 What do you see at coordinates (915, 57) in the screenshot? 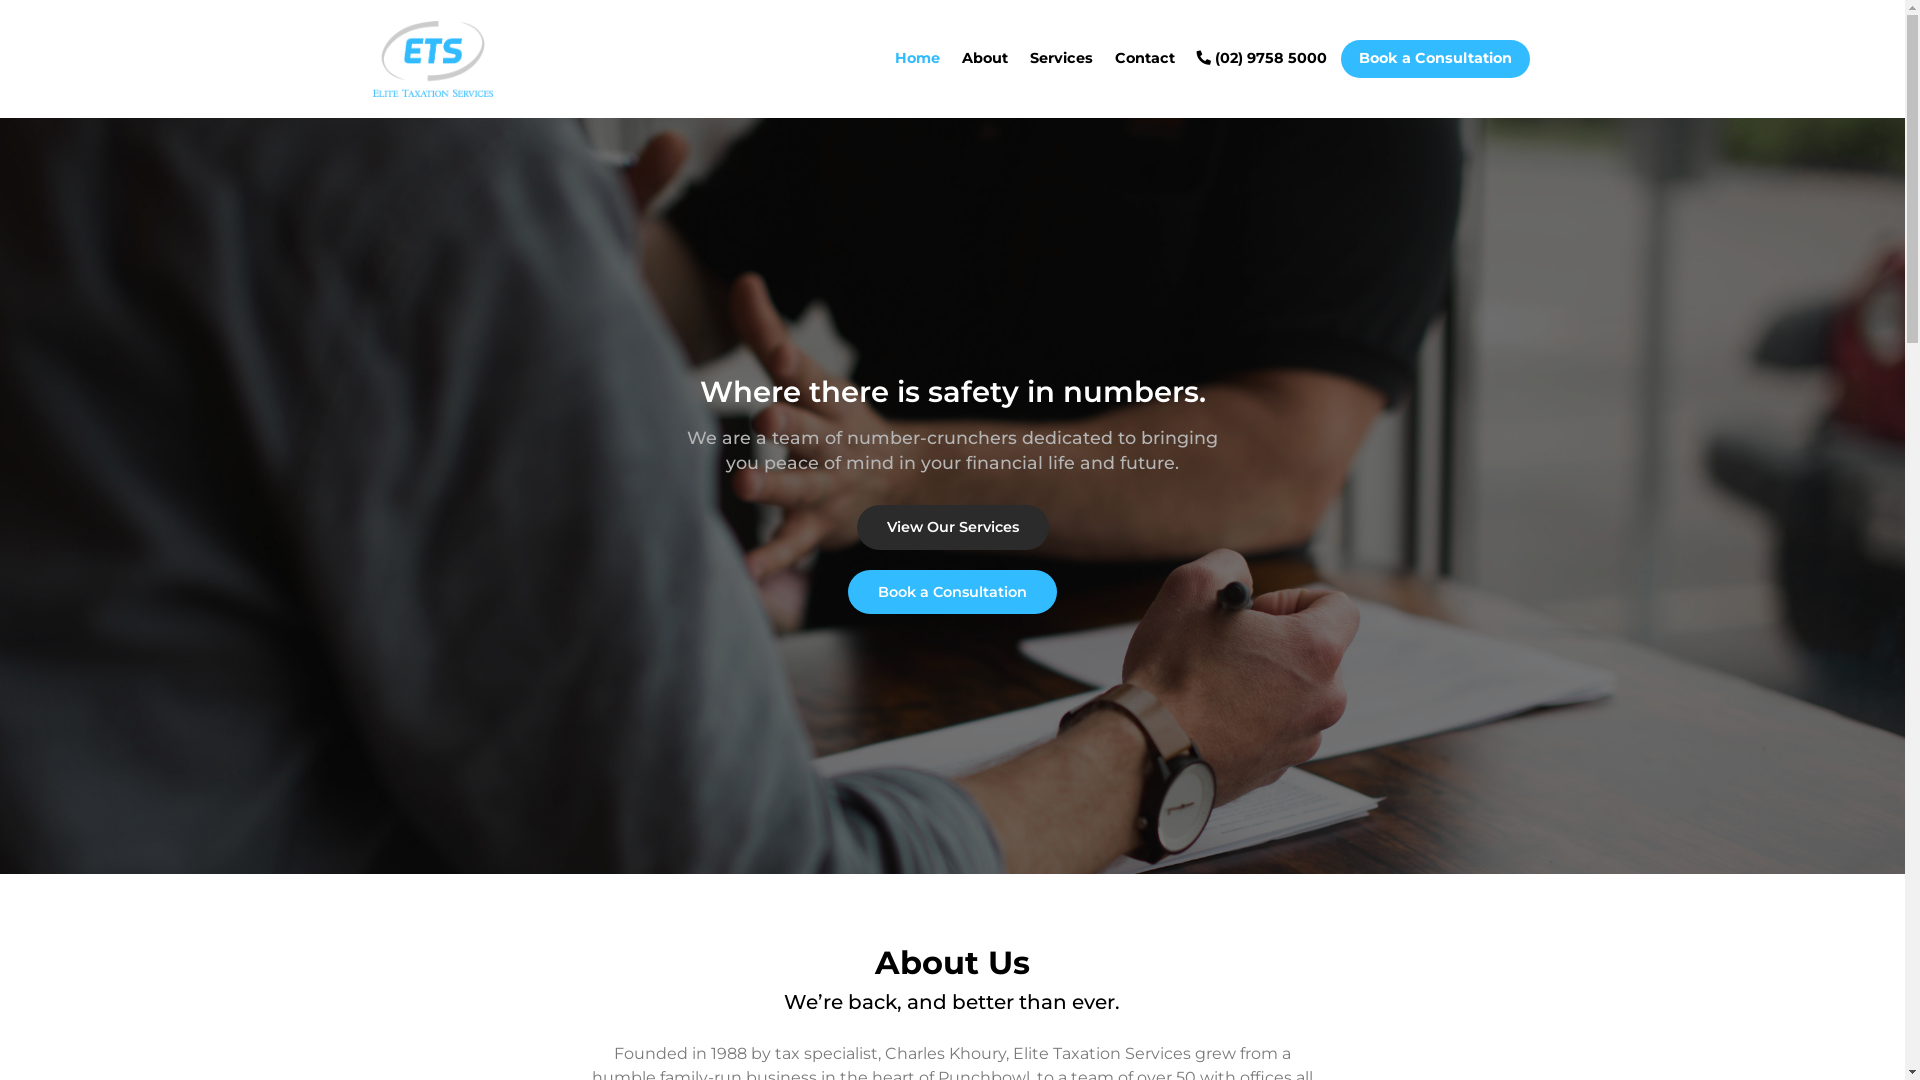
I see `'Home'` at bounding box center [915, 57].